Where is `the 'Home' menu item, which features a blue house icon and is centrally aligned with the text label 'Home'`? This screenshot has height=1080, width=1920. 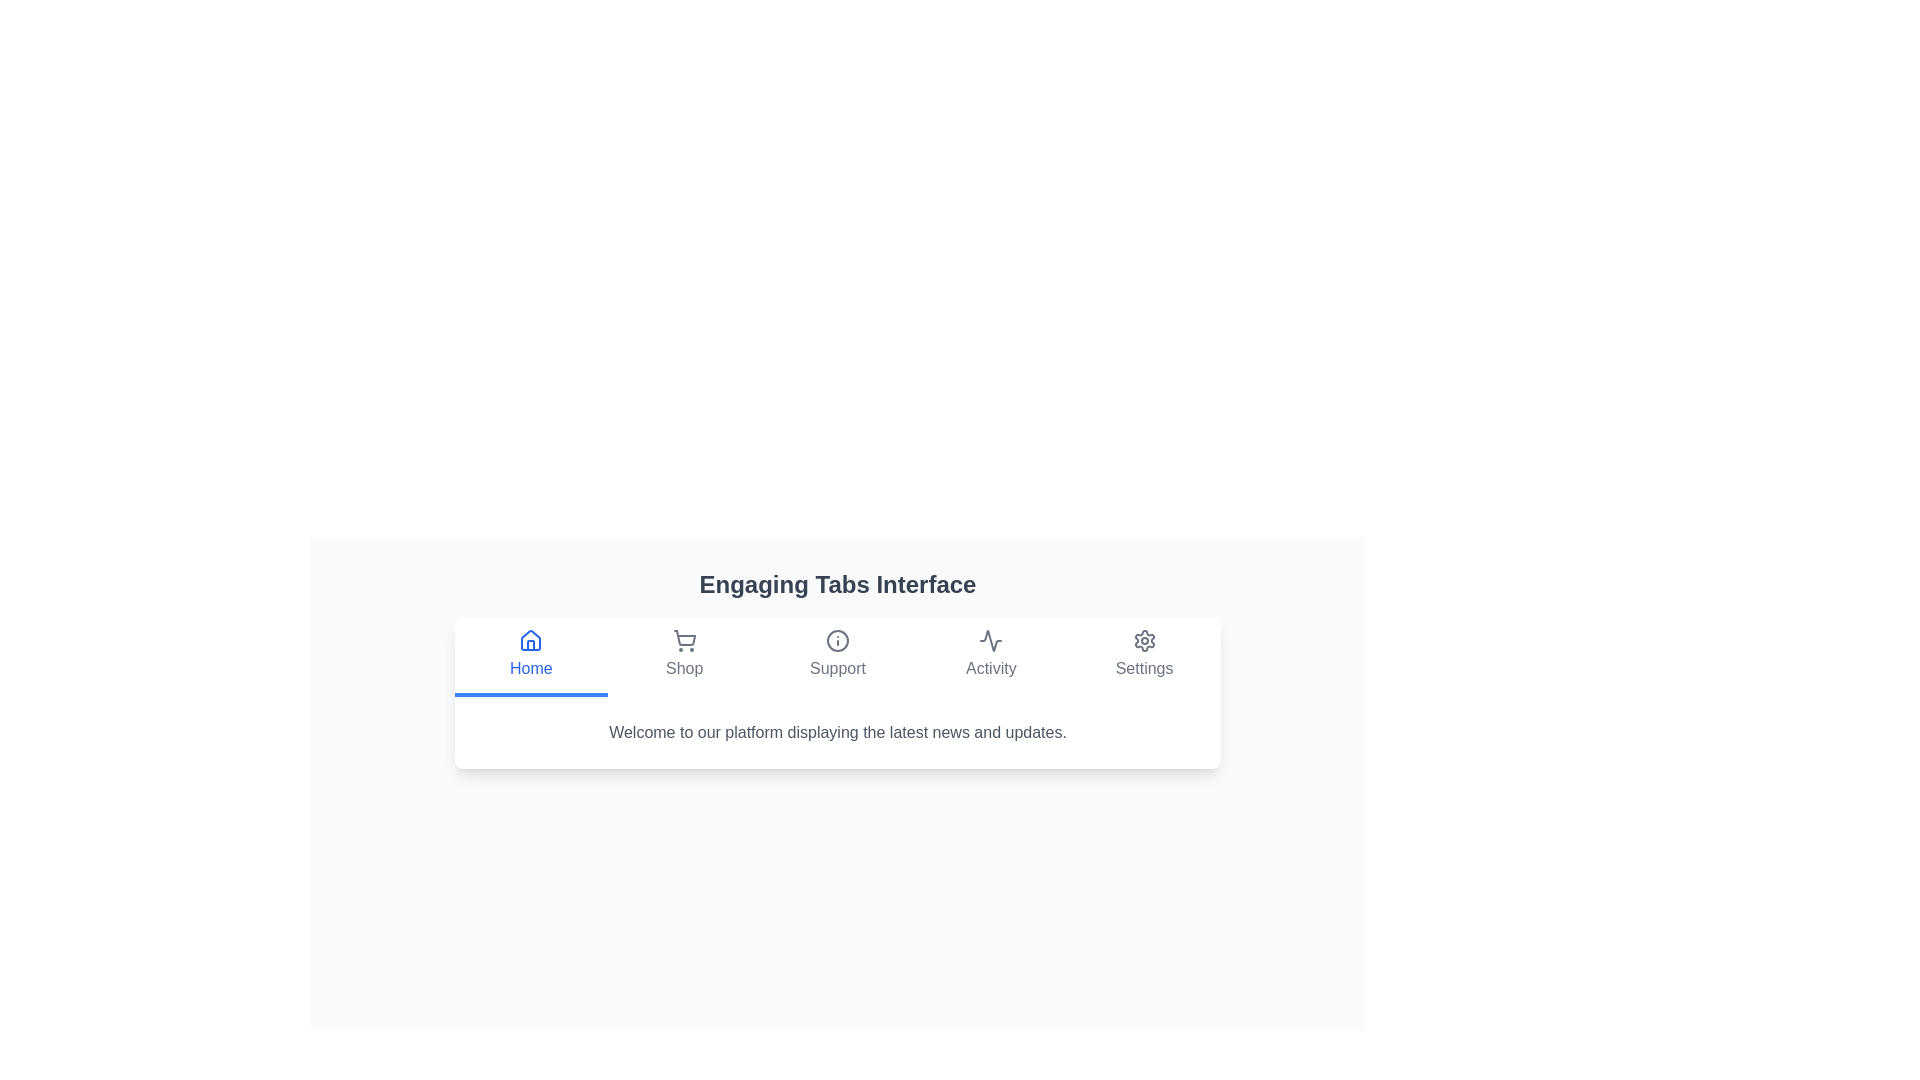
the 'Home' menu item, which features a blue house icon and is centrally aligned with the text label 'Home' is located at coordinates (531, 655).